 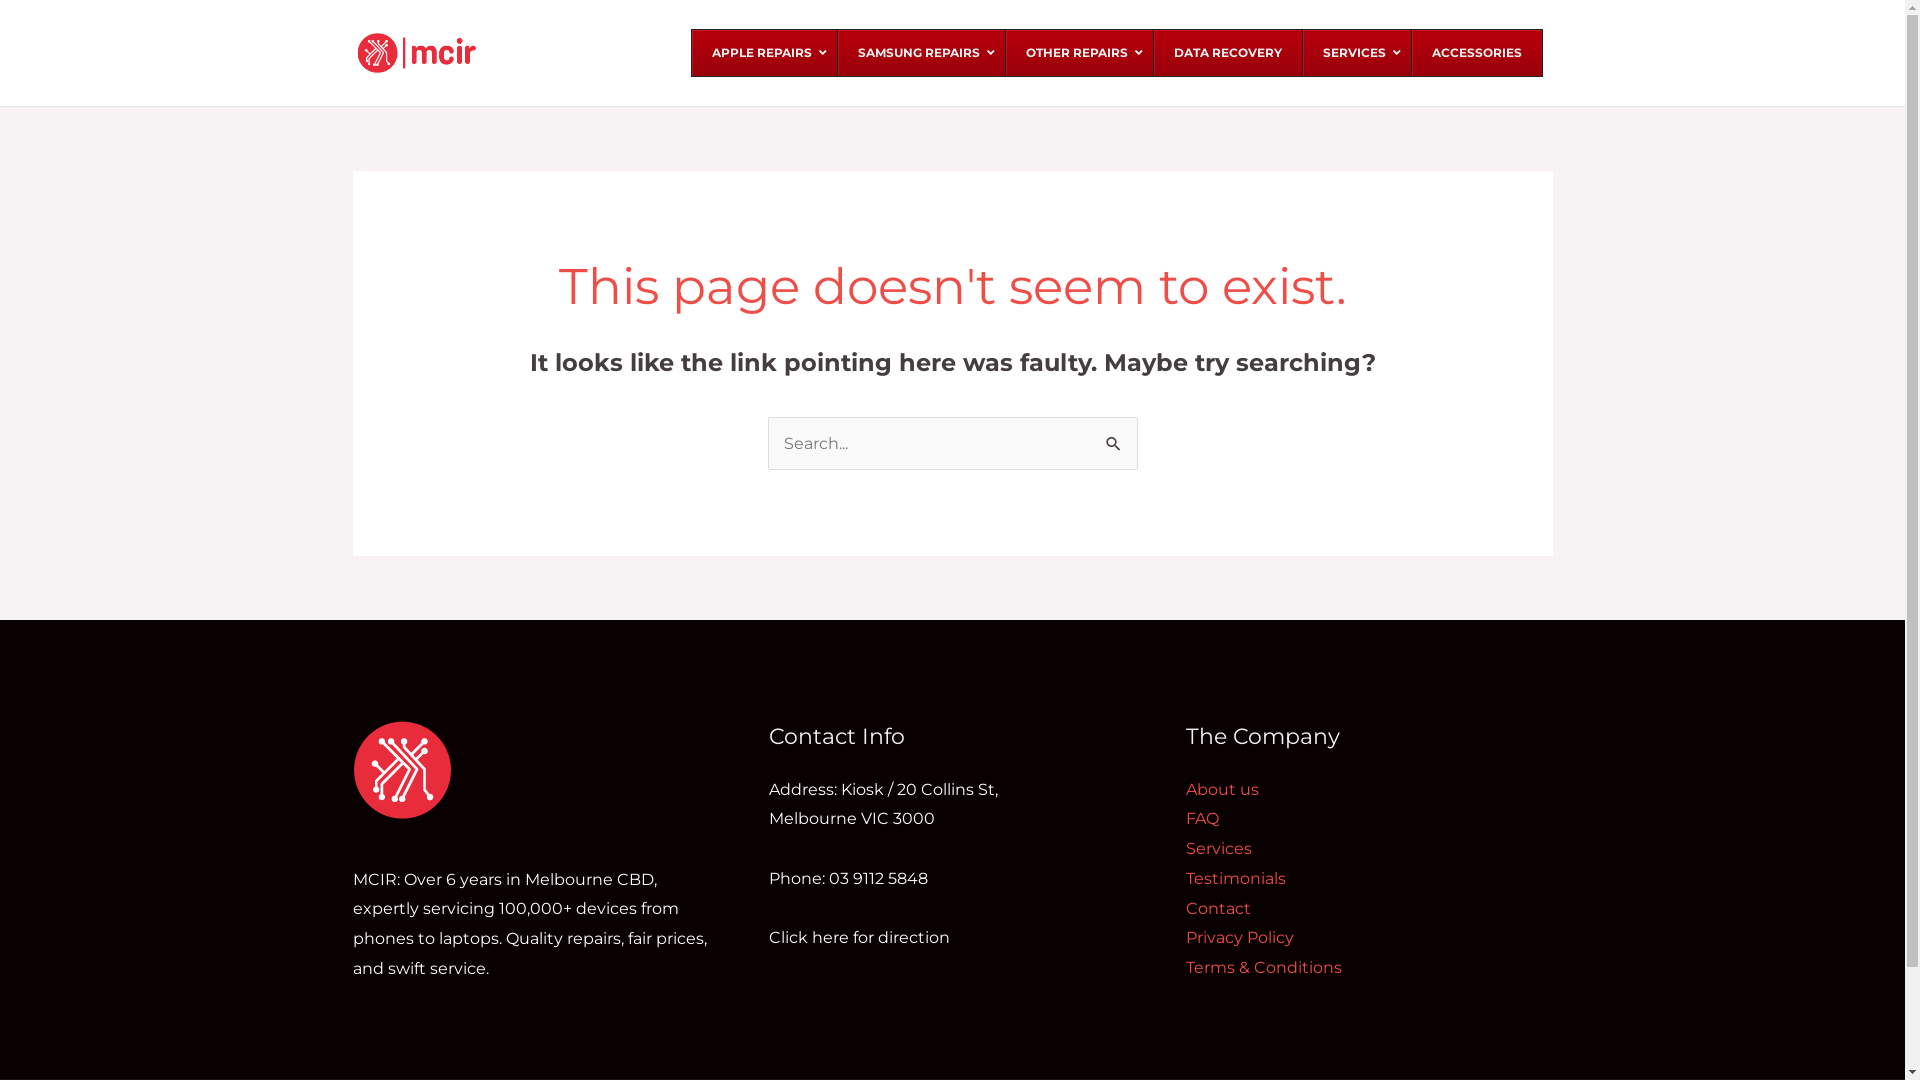 What do you see at coordinates (919, 52) in the screenshot?
I see `'SAMSUNG REPAIRS'` at bounding box center [919, 52].